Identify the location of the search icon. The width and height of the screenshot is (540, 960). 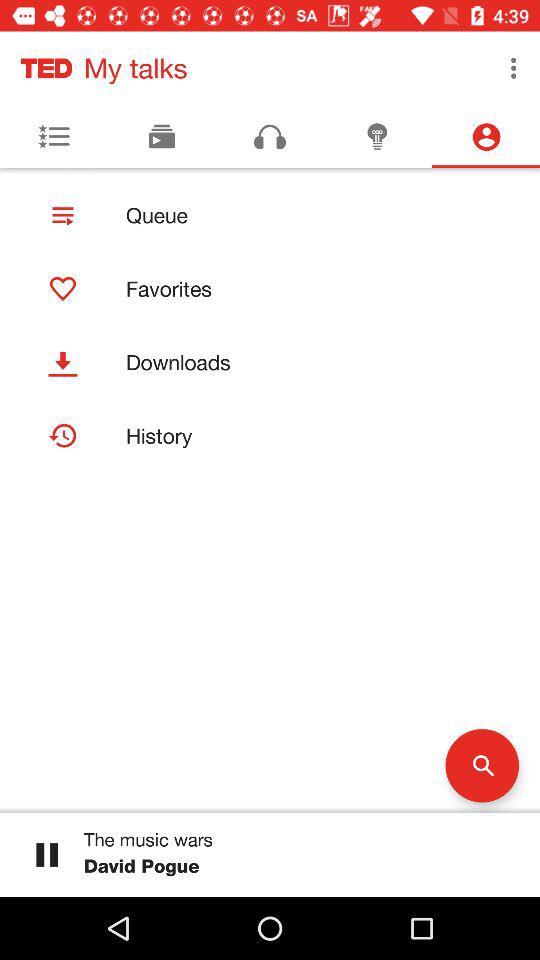
(481, 764).